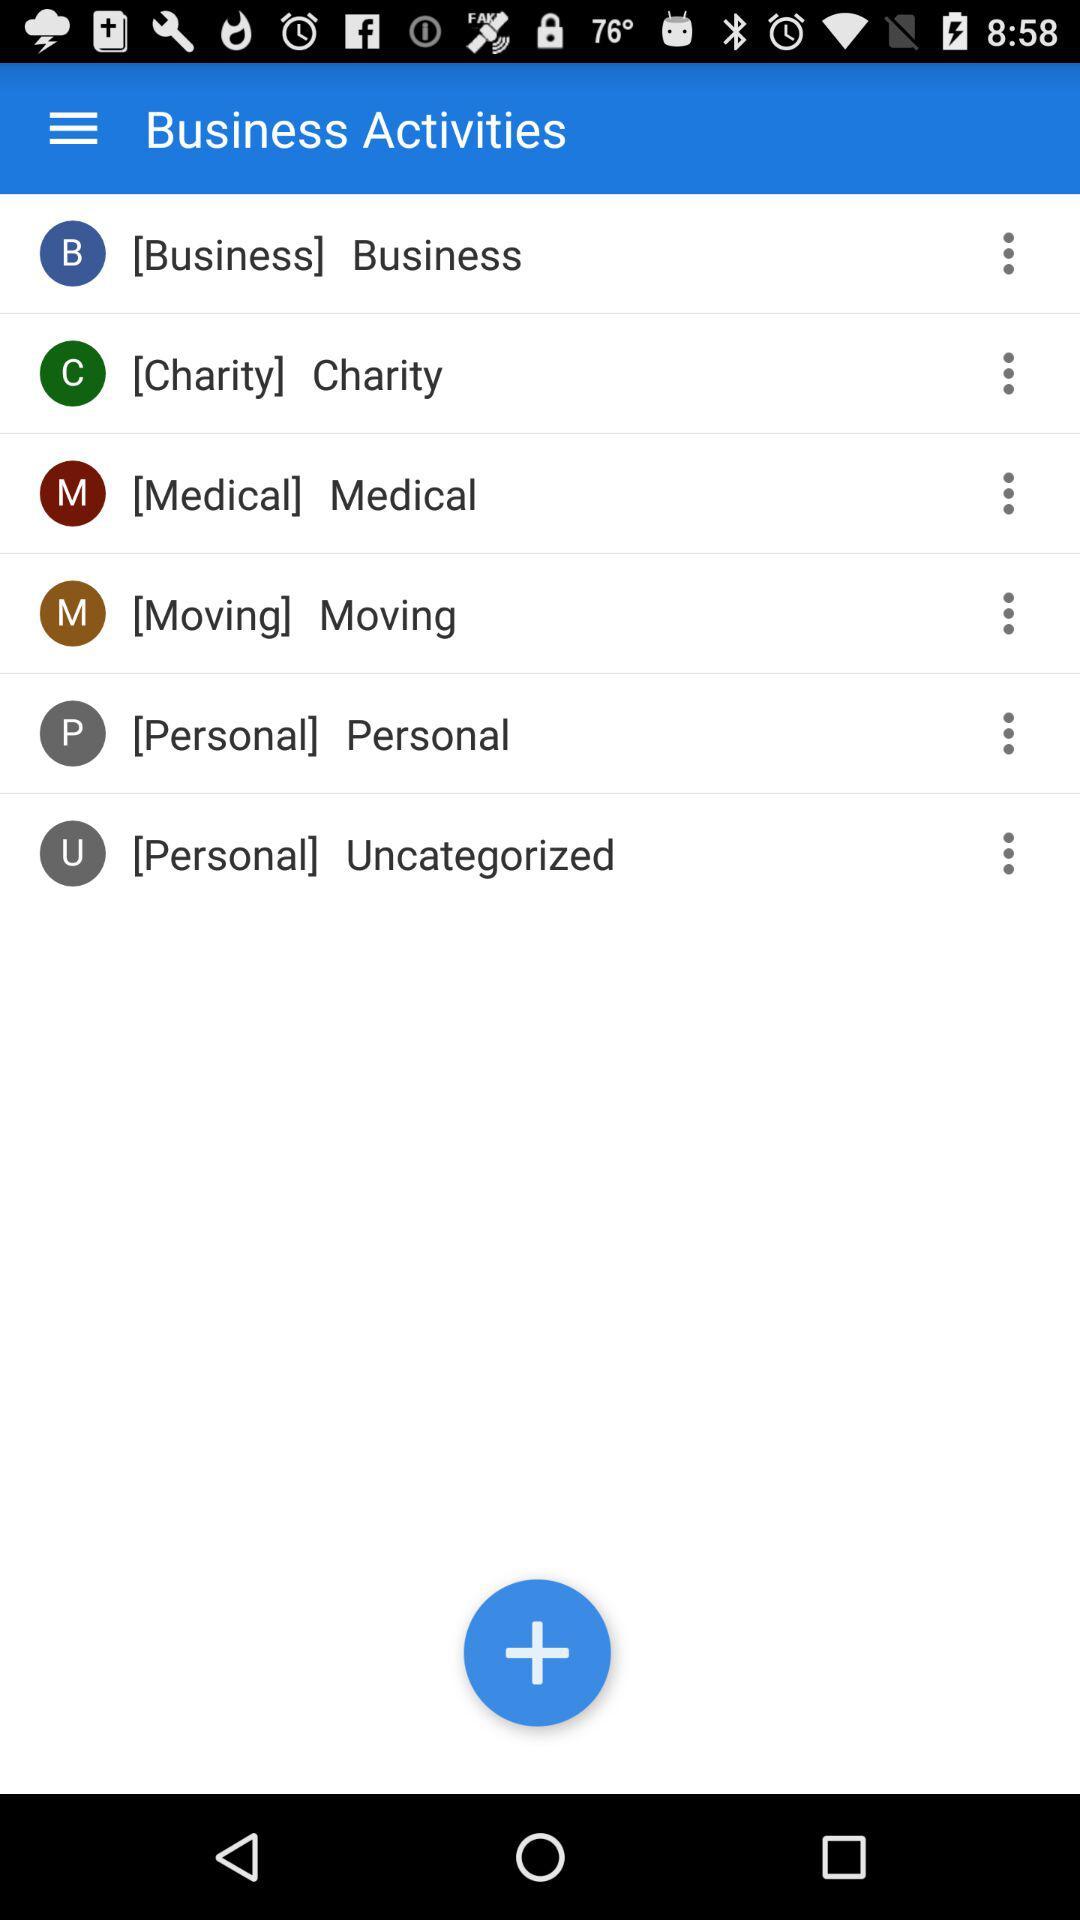 This screenshot has width=1080, height=1920. Describe the element at coordinates (540, 1657) in the screenshot. I see `another business activity` at that location.